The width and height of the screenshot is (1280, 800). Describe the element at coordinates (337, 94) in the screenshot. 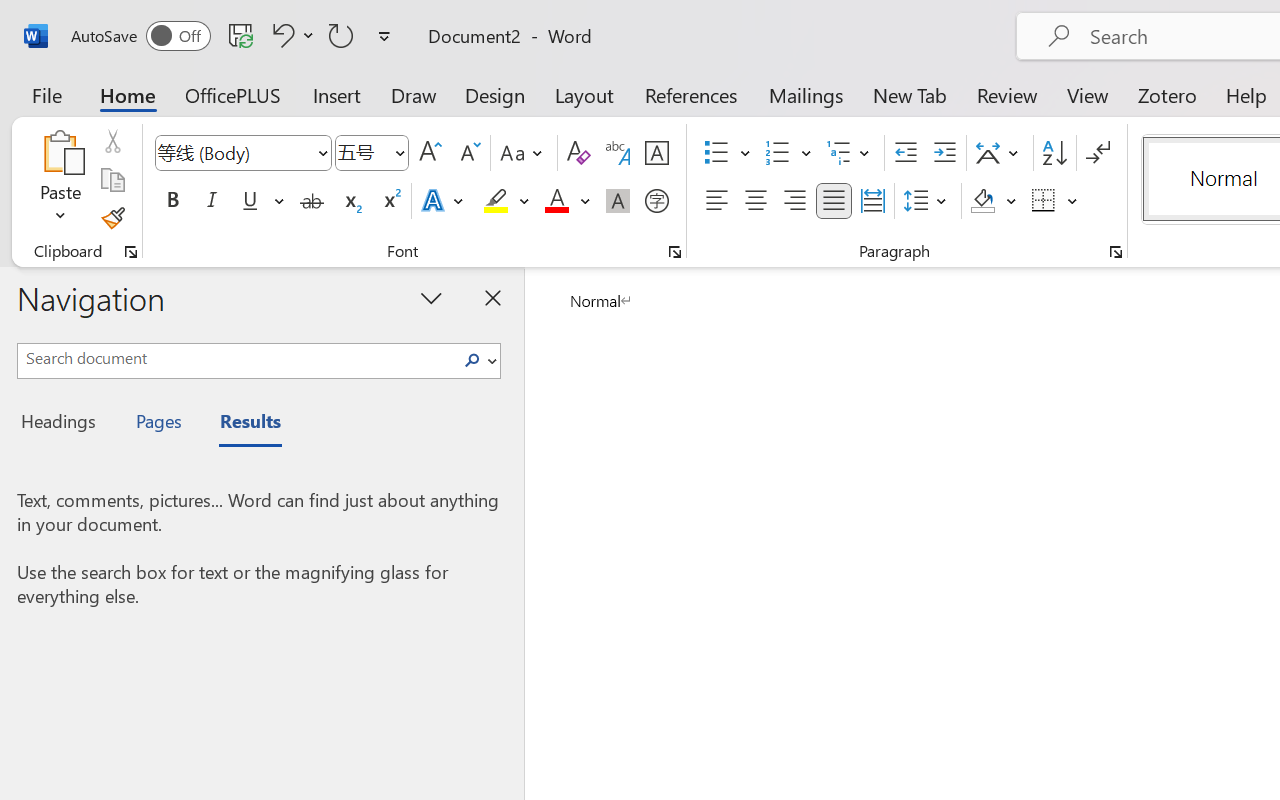

I see `'Insert'` at that location.